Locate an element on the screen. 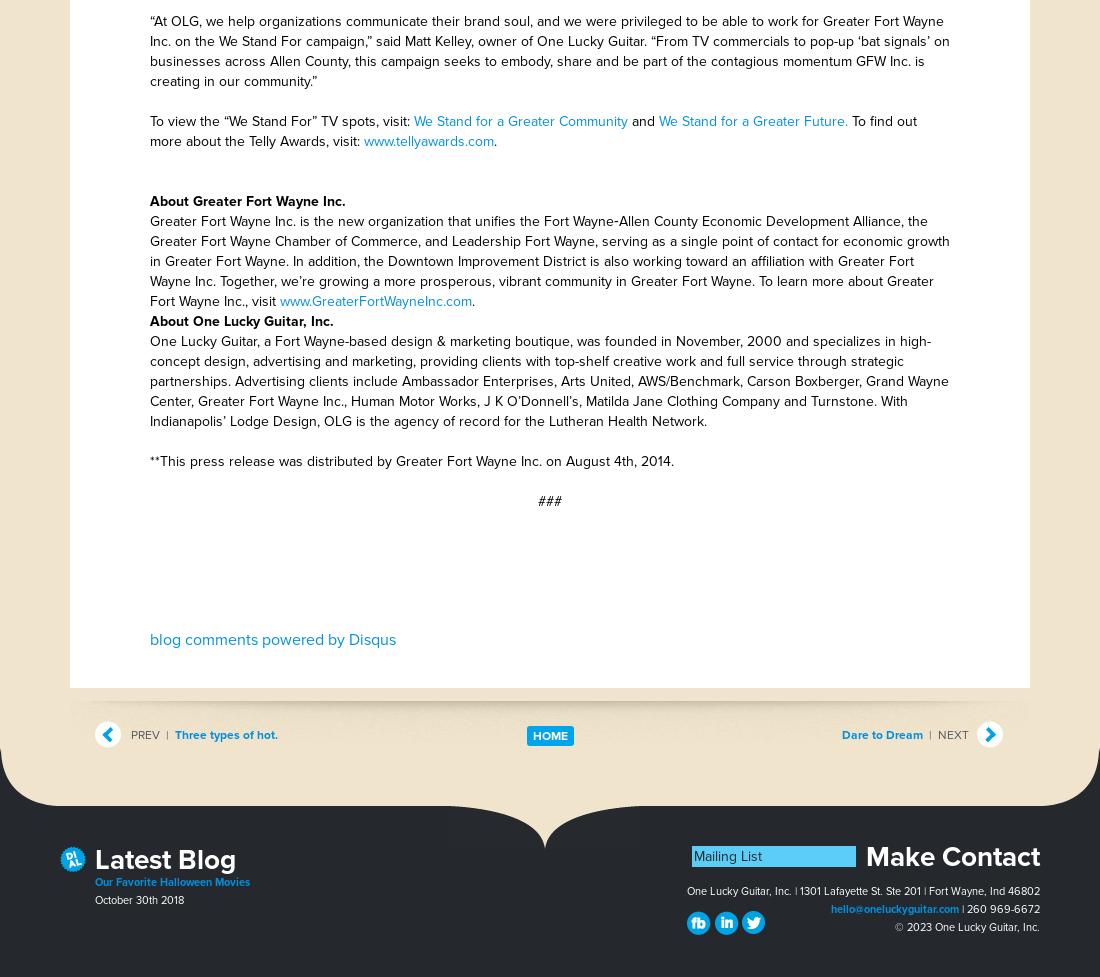  'About Greater Fort Wayne Inc.' is located at coordinates (248, 200).